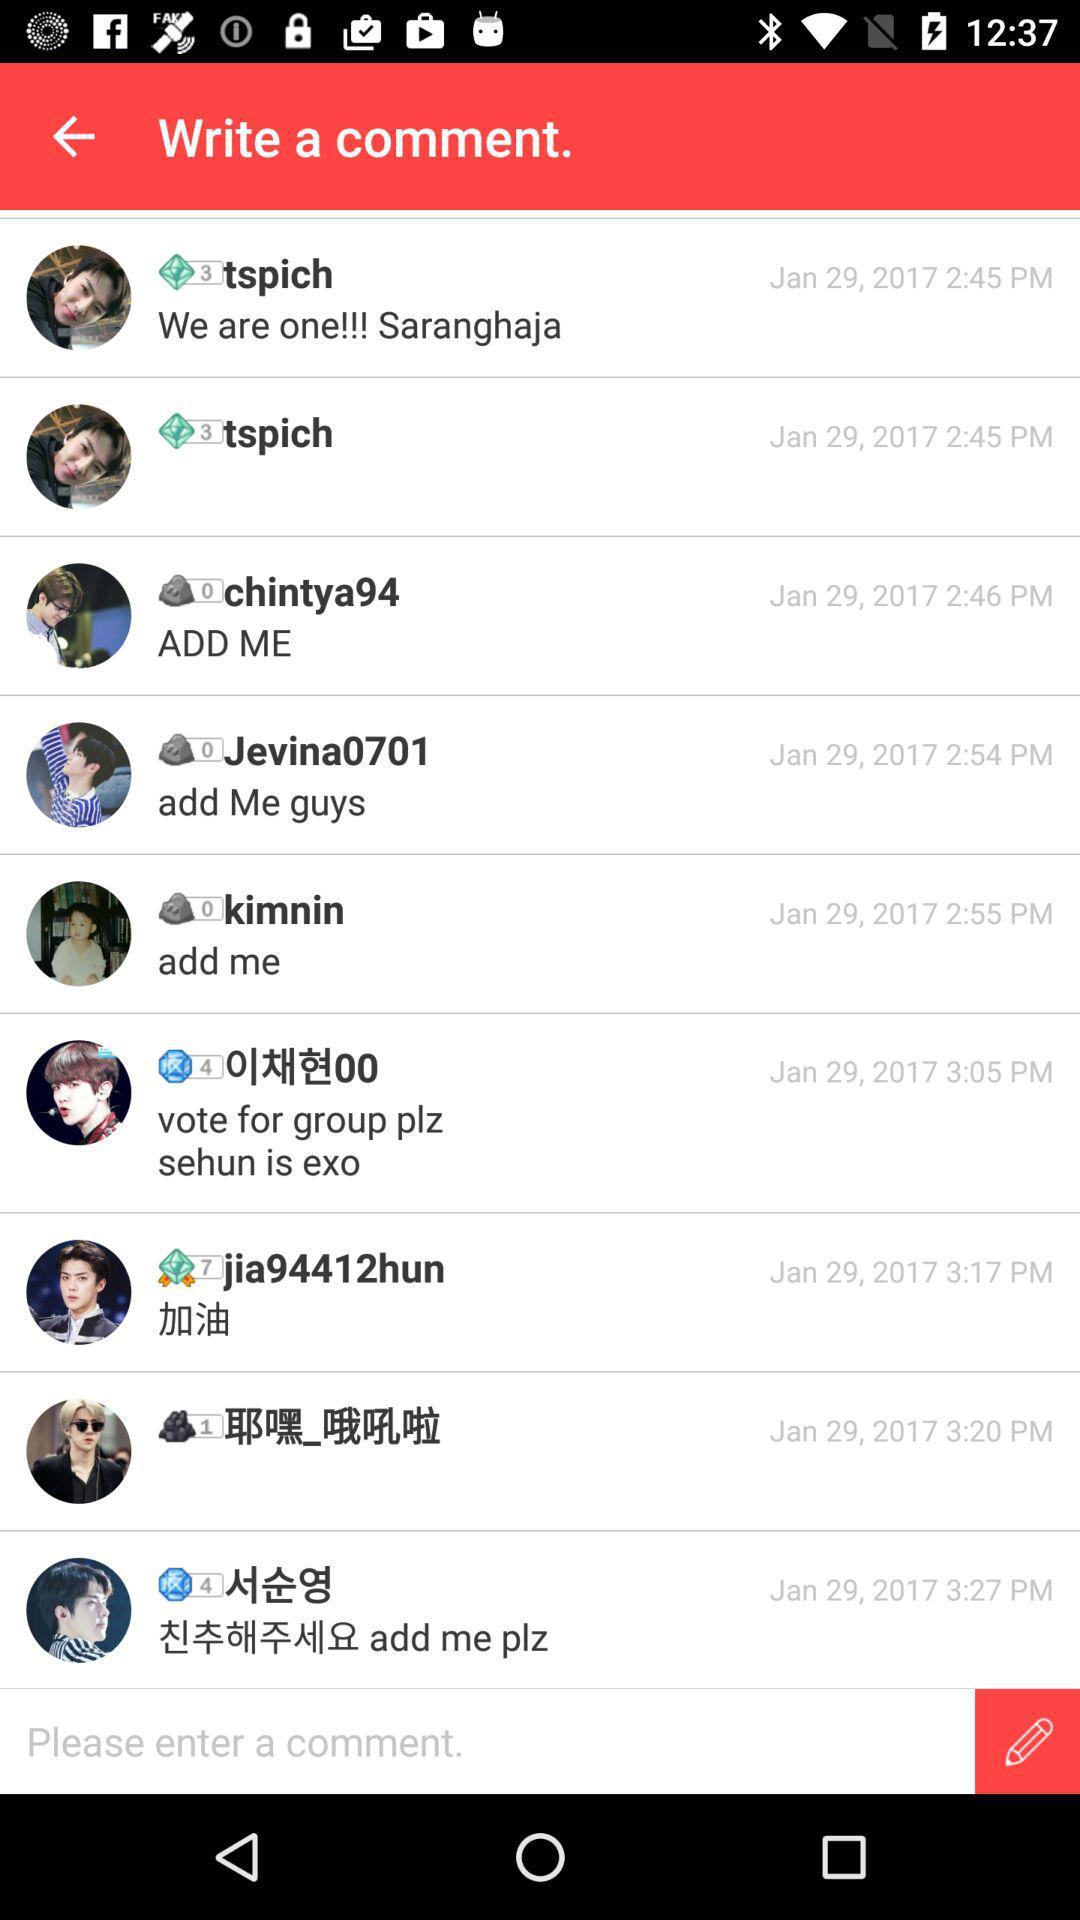 The height and width of the screenshot is (1920, 1080). Describe the element at coordinates (489, 1584) in the screenshot. I see `item to the left of jan 29 2017` at that location.